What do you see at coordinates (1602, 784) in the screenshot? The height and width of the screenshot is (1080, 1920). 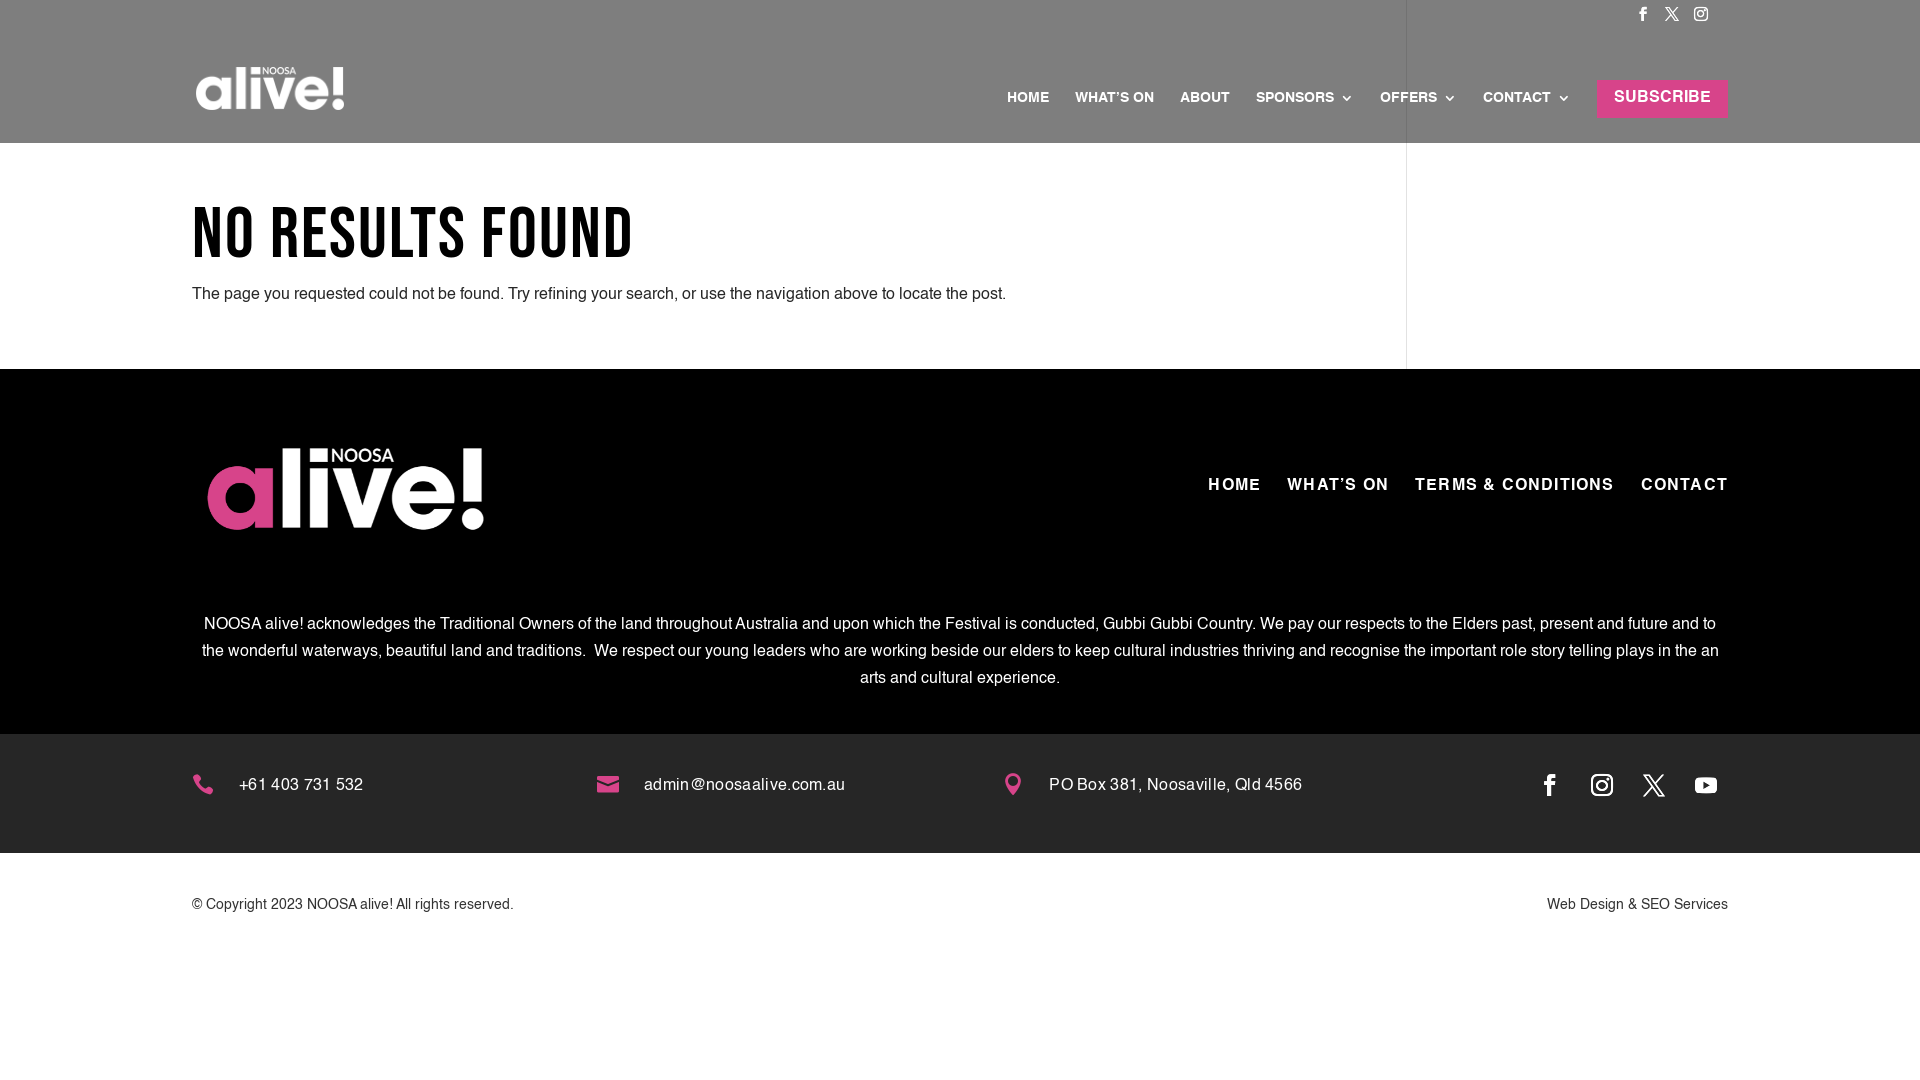 I see `'Follow on Instagram'` at bounding box center [1602, 784].